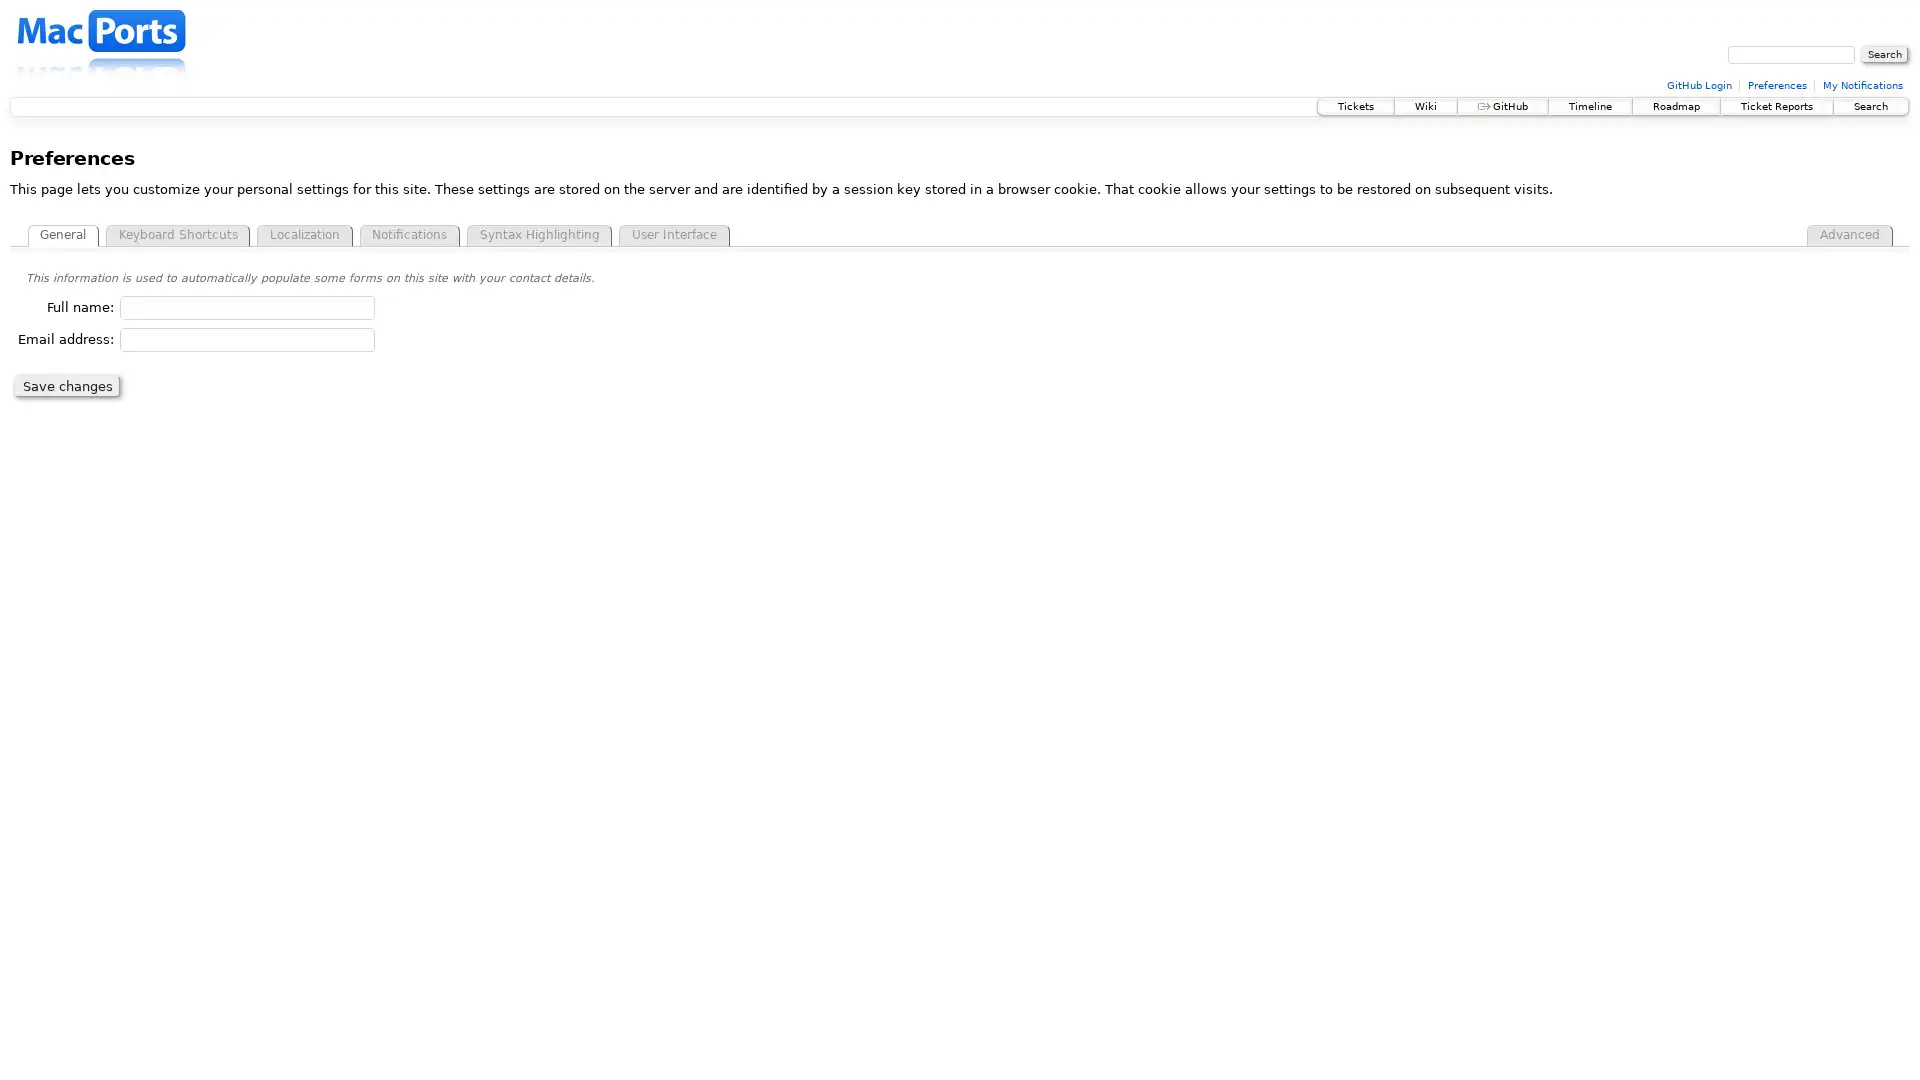 The width and height of the screenshot is (1920, 1080). I want to click on Save changes, so click(67, 386).